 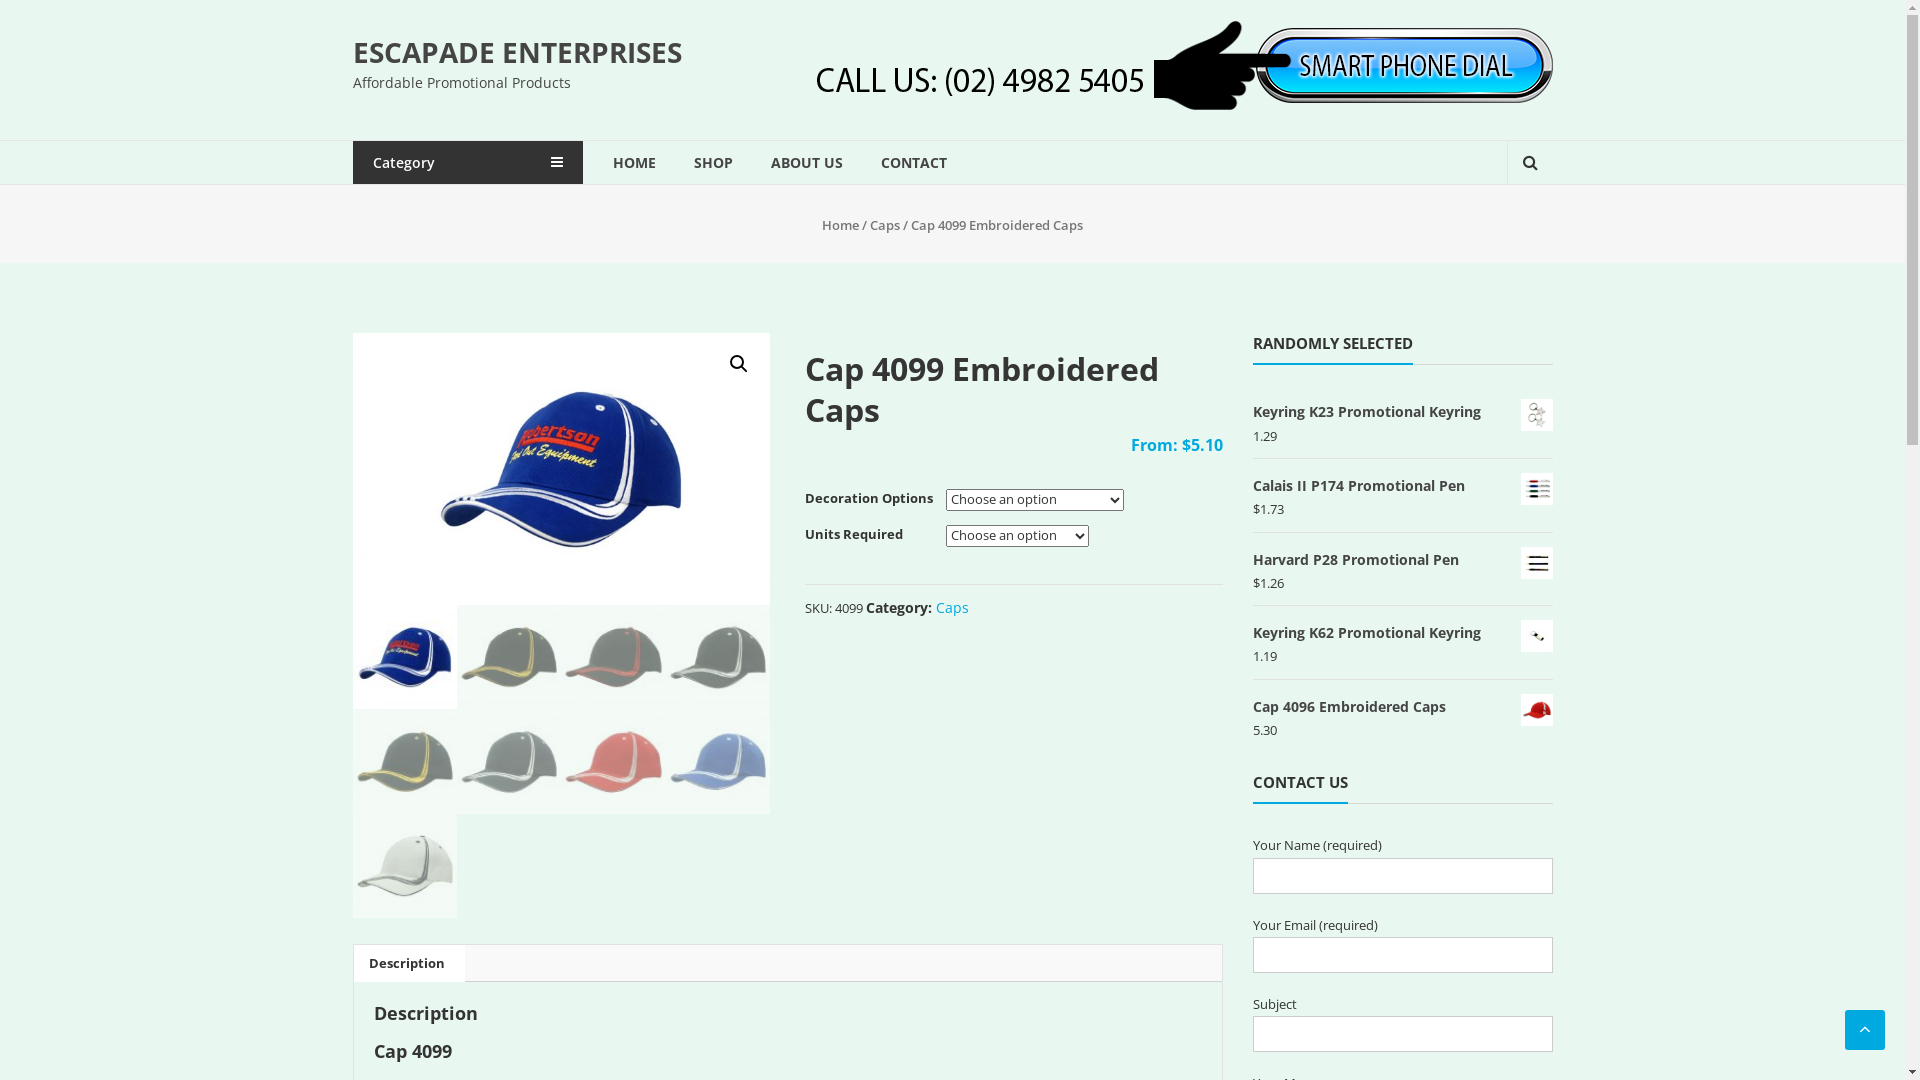 I want to click on 'SHOP', so click(x=713, y=161).